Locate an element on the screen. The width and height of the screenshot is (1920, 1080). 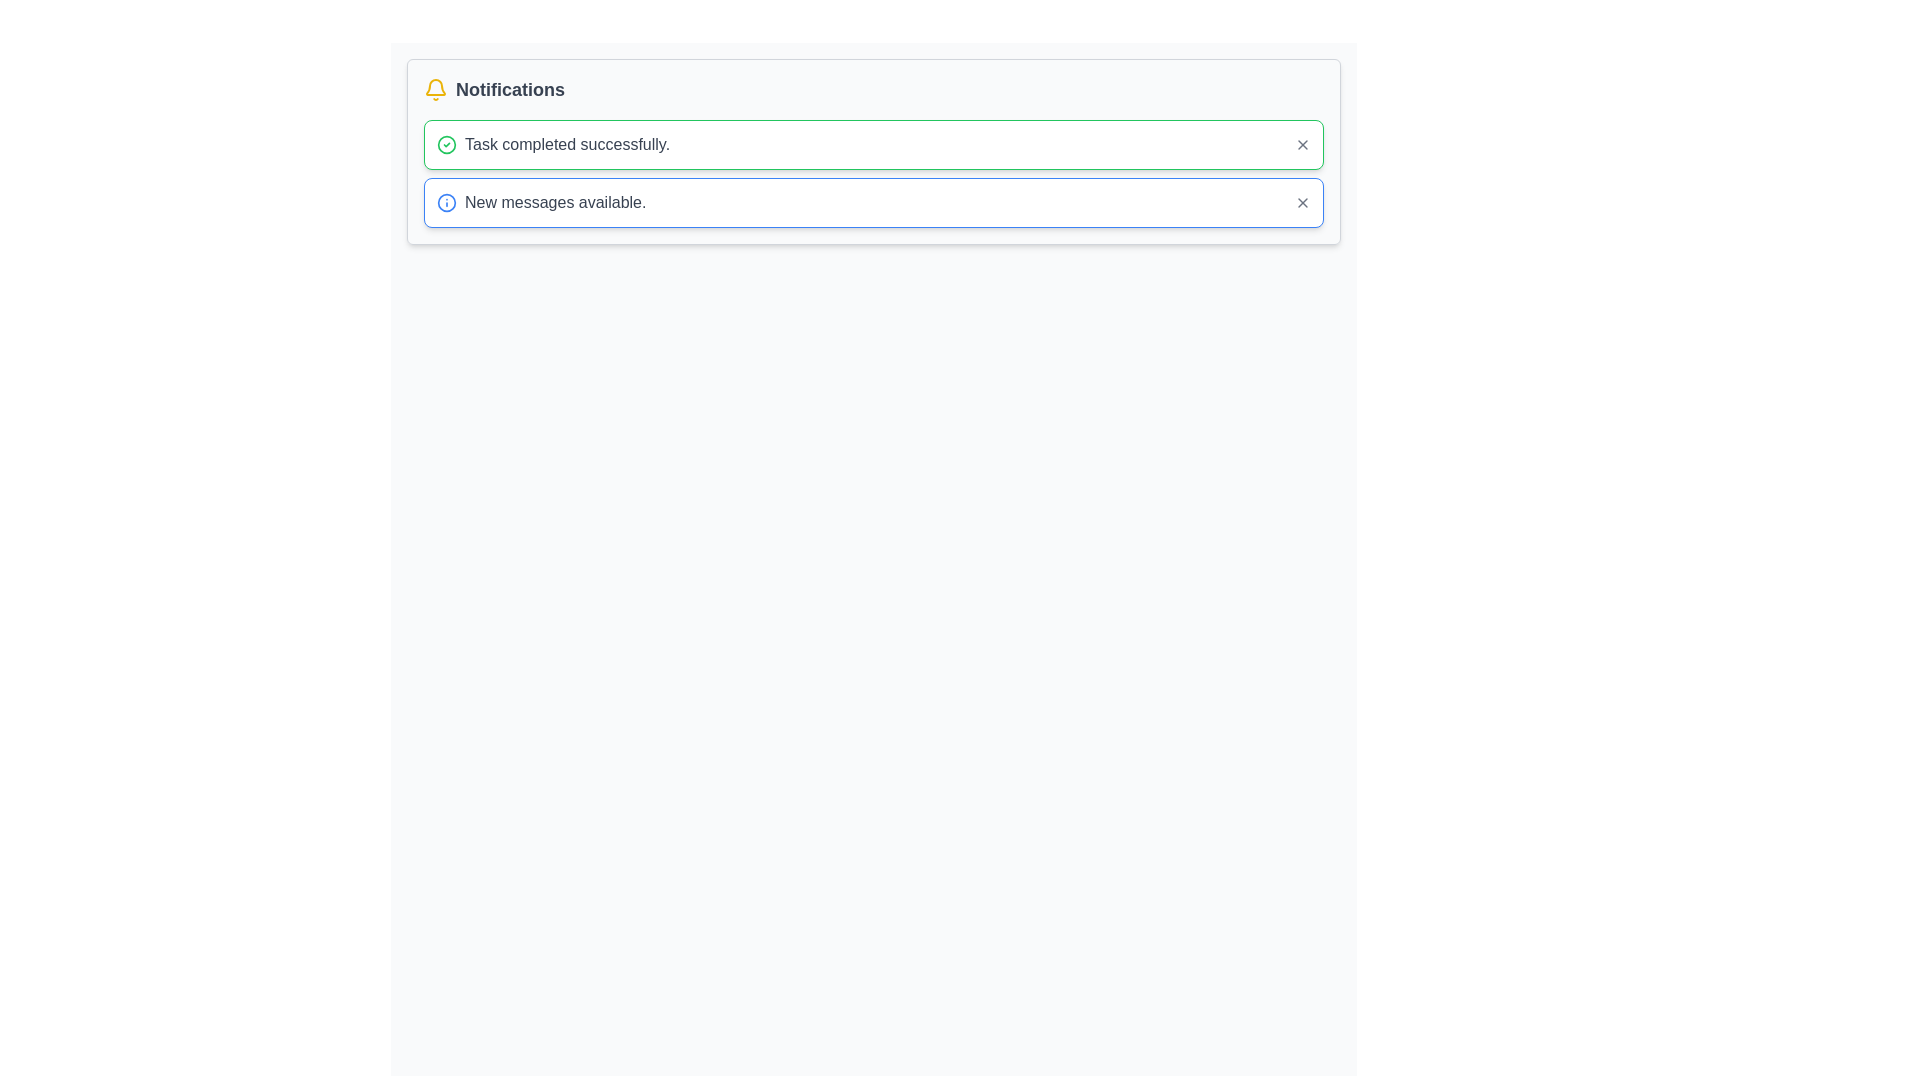
the green circular checkmark icon indicating a successful task, which is part of a notification message stating 'Task completed successfully.' is located at coordinates (445, 144).